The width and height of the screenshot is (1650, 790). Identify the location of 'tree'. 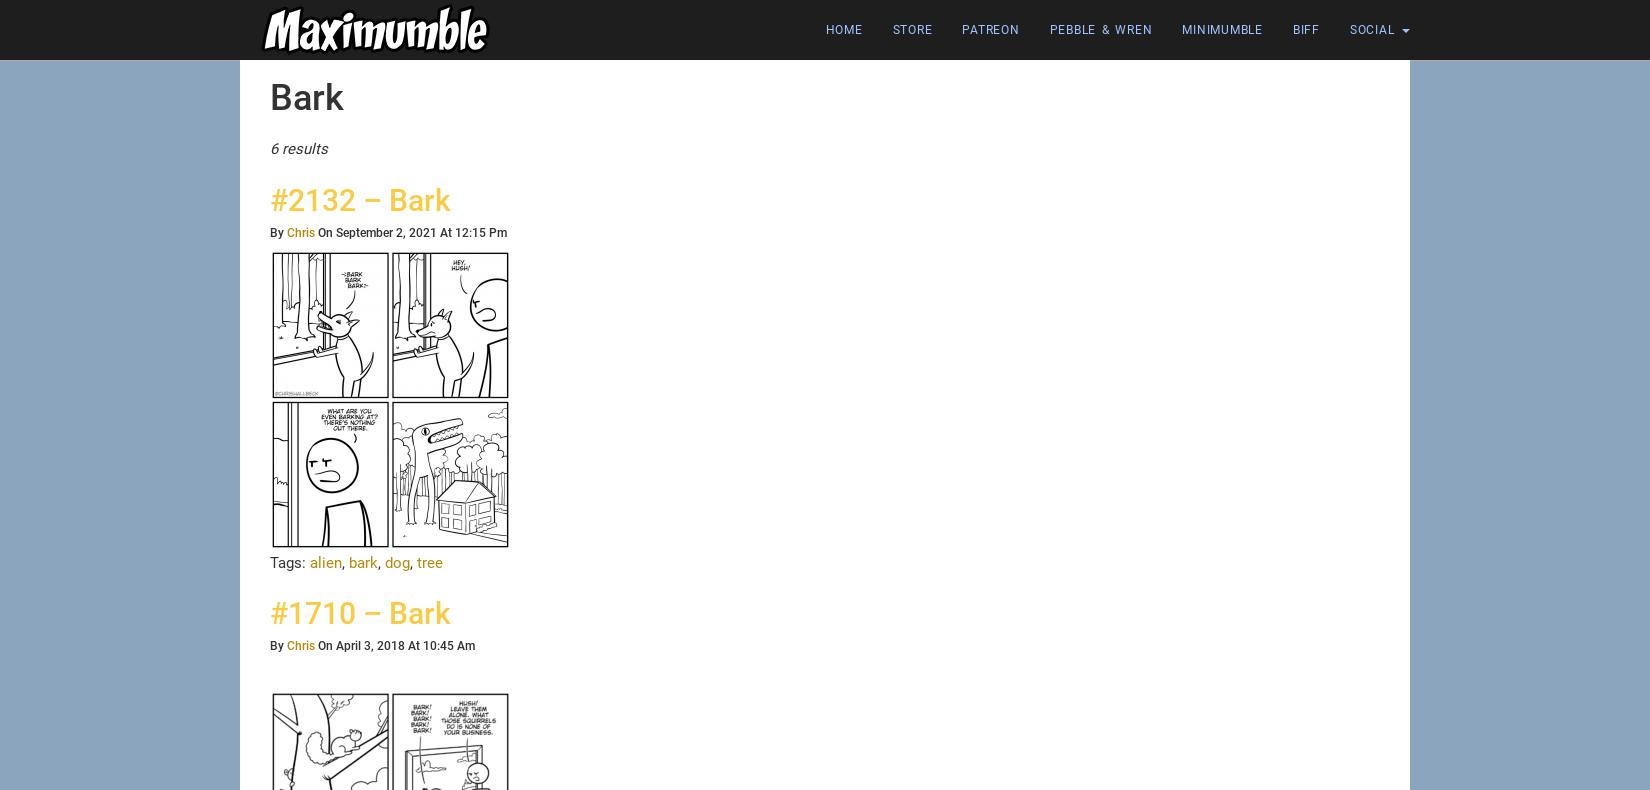
(428, 561).